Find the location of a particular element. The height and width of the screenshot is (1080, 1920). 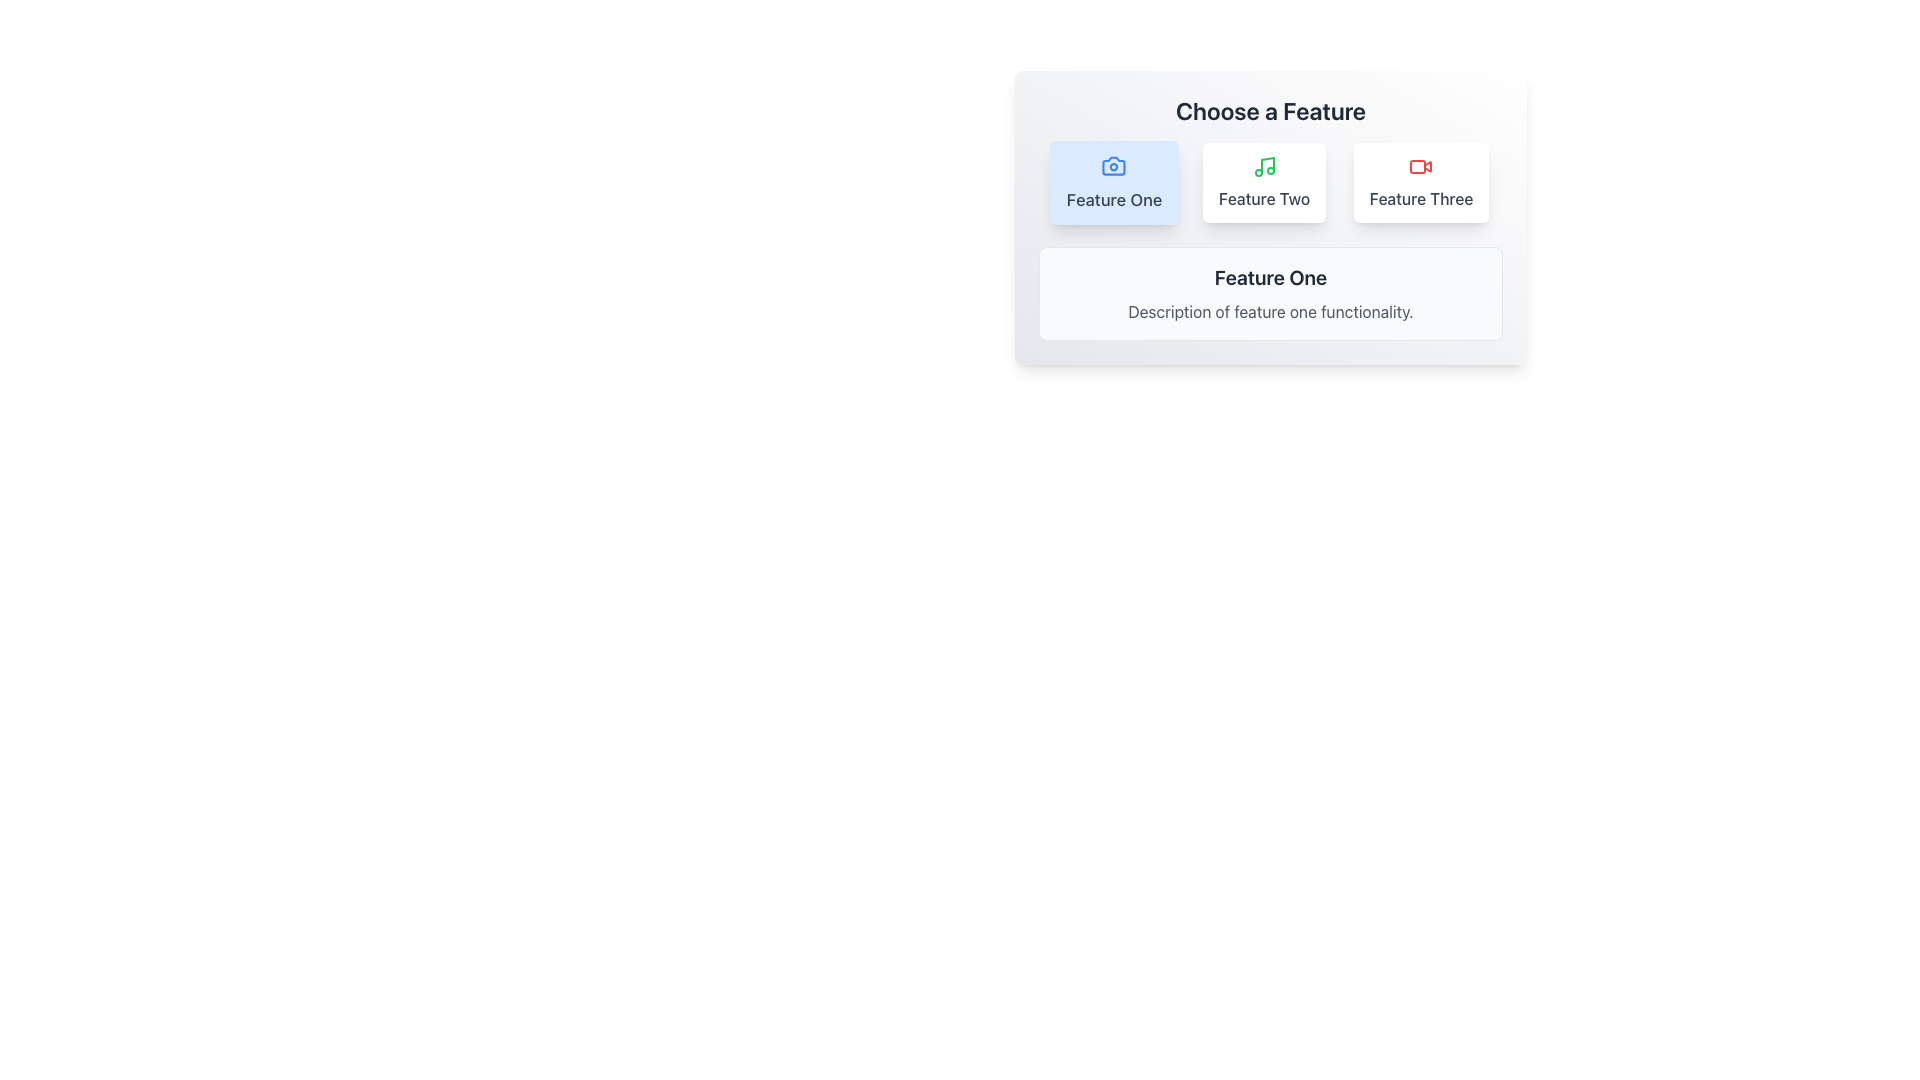

the green diagonal line segment in the SVG graphic representing a musical note icon located in the 'Choose a Feature' panel is located at coordinates (1266, 164).